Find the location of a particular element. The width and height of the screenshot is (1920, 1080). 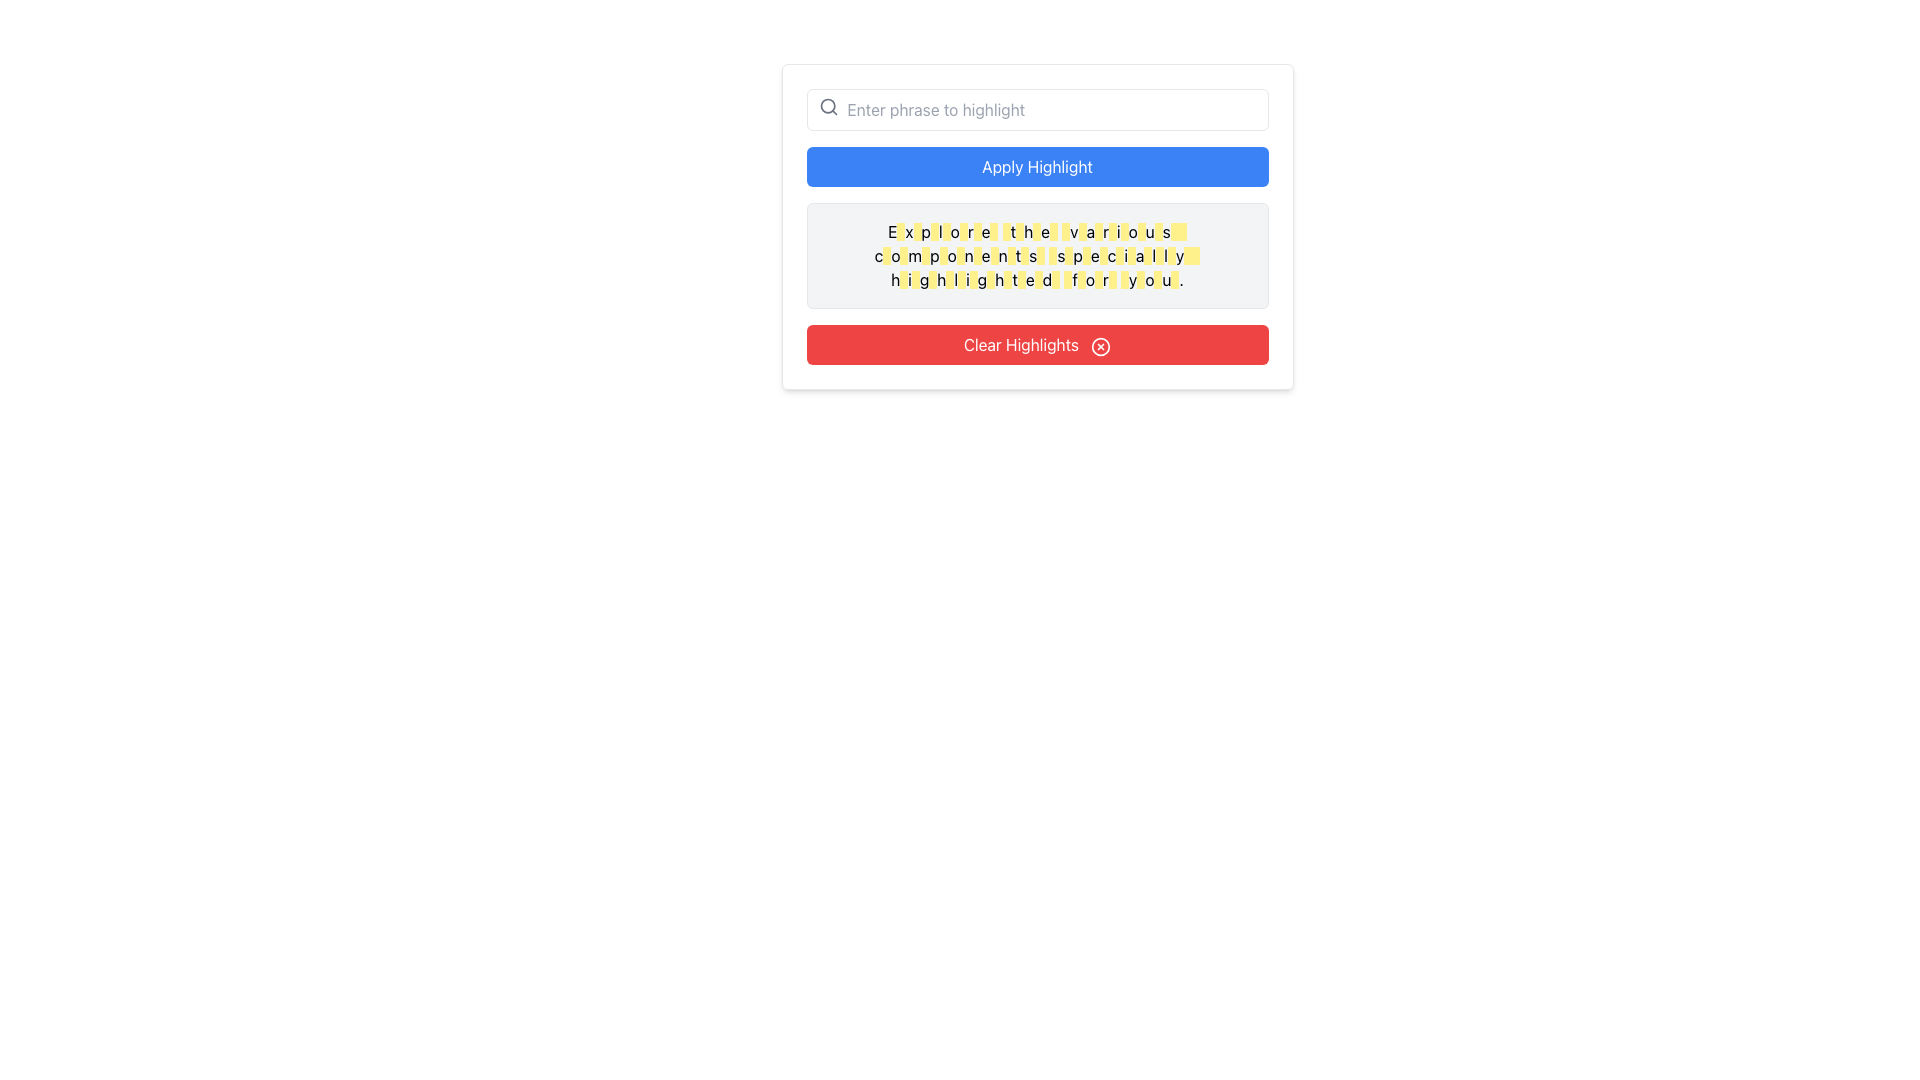

the highlighted mark or indicator within the group that emphasizes features, located near the bottom-right edge of the group containing the text 'Explore the various components specially highlighted for you.' is located at coordinates (1102, 254).